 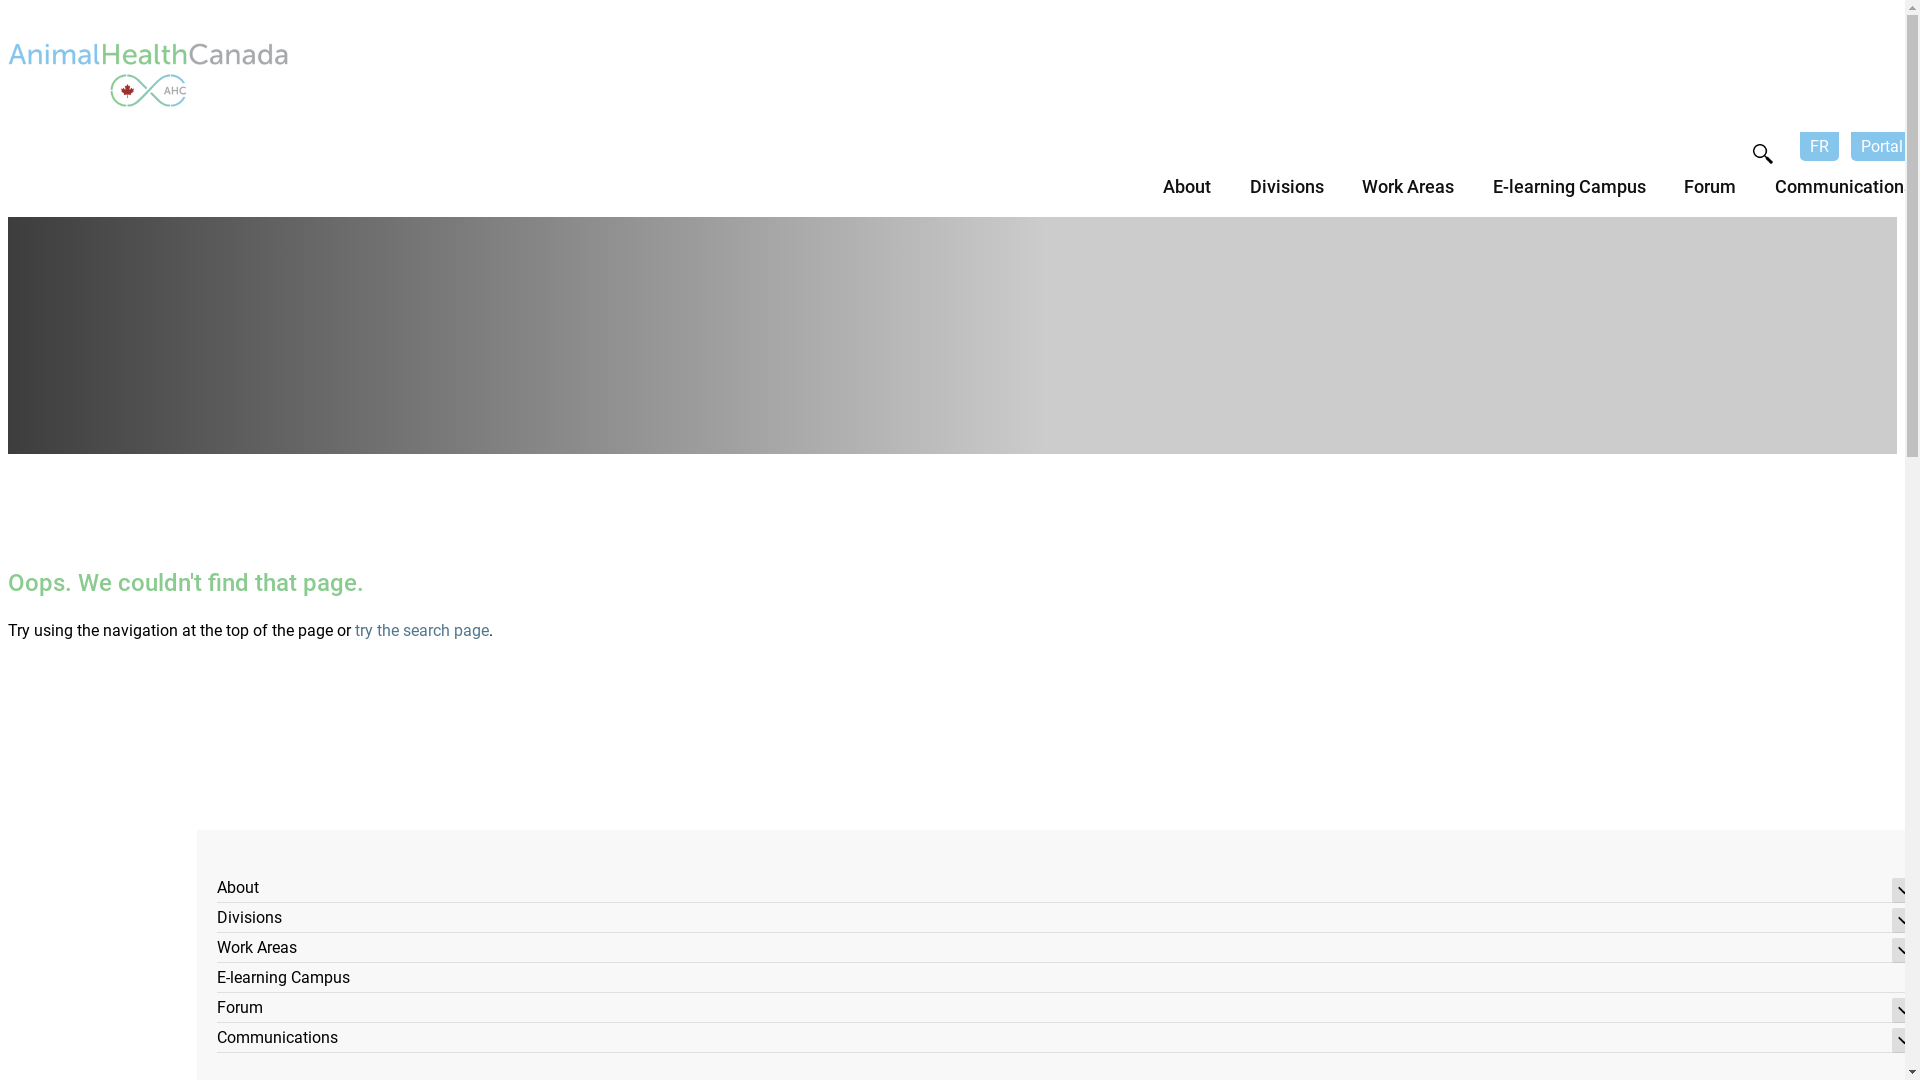 What do you see at coordinates (216, 979) in the screenshot?
I see `'E-learning Campus'` at bounding box center [216, 979].